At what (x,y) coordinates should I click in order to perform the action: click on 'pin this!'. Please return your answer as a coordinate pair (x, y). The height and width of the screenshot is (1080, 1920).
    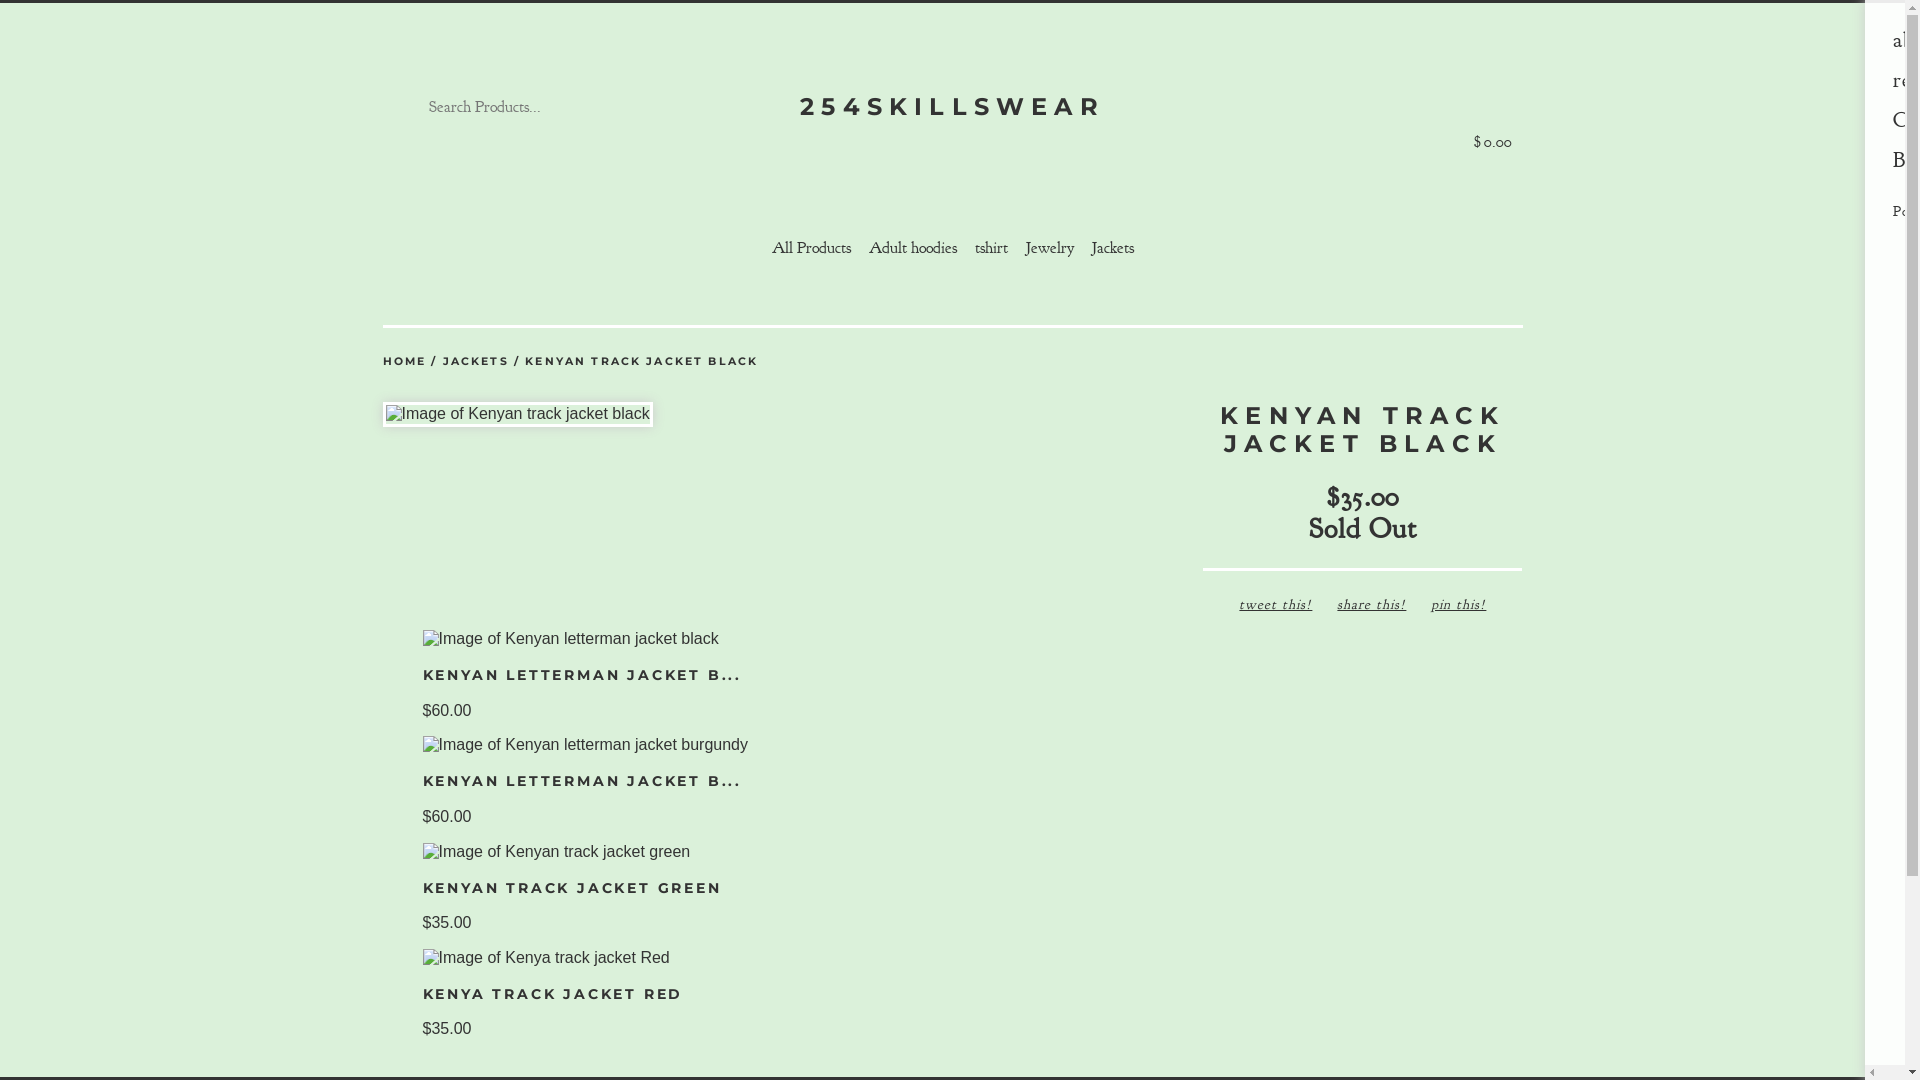
    Looking at the image, I should click on (1458, 603).